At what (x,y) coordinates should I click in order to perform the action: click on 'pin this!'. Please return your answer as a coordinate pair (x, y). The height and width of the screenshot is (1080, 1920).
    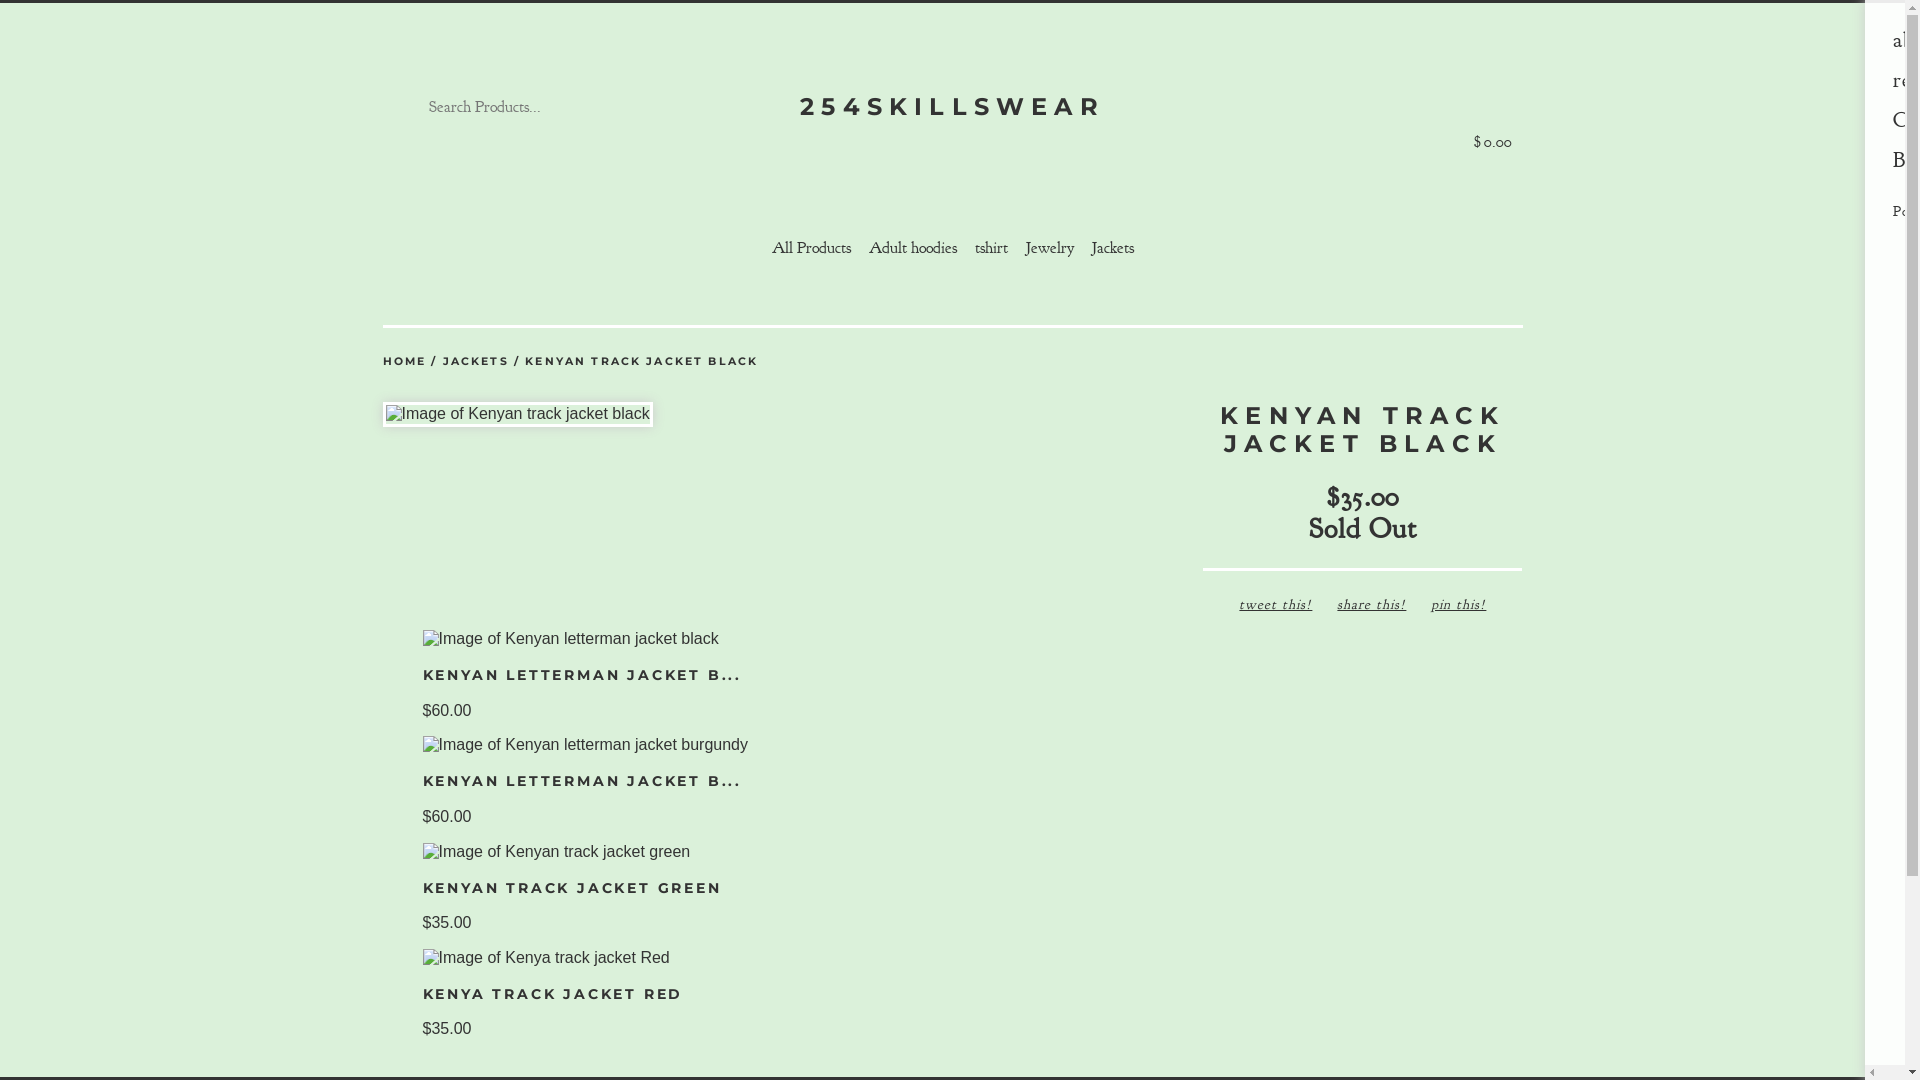
    Looking at the image, I should click on (1458, 603).